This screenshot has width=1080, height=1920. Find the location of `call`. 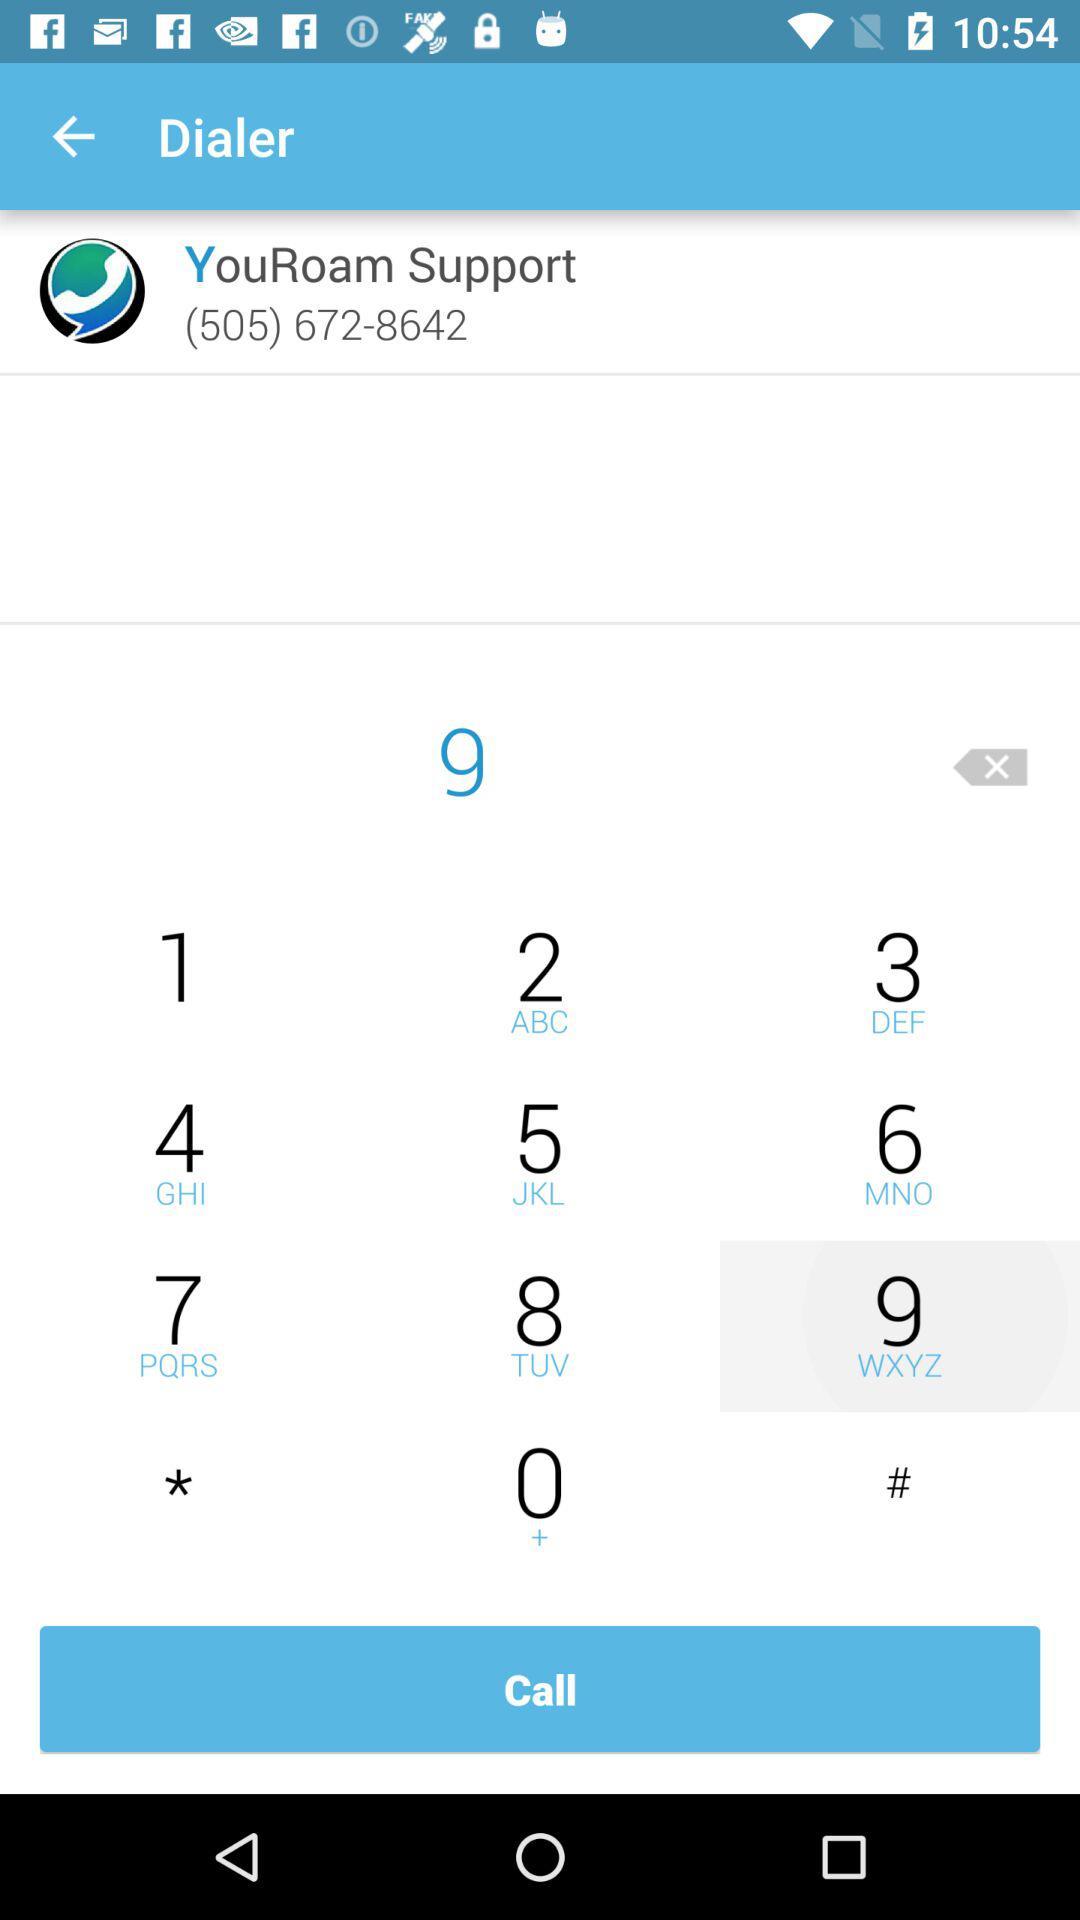

call is located at coordinates (540, 1688).